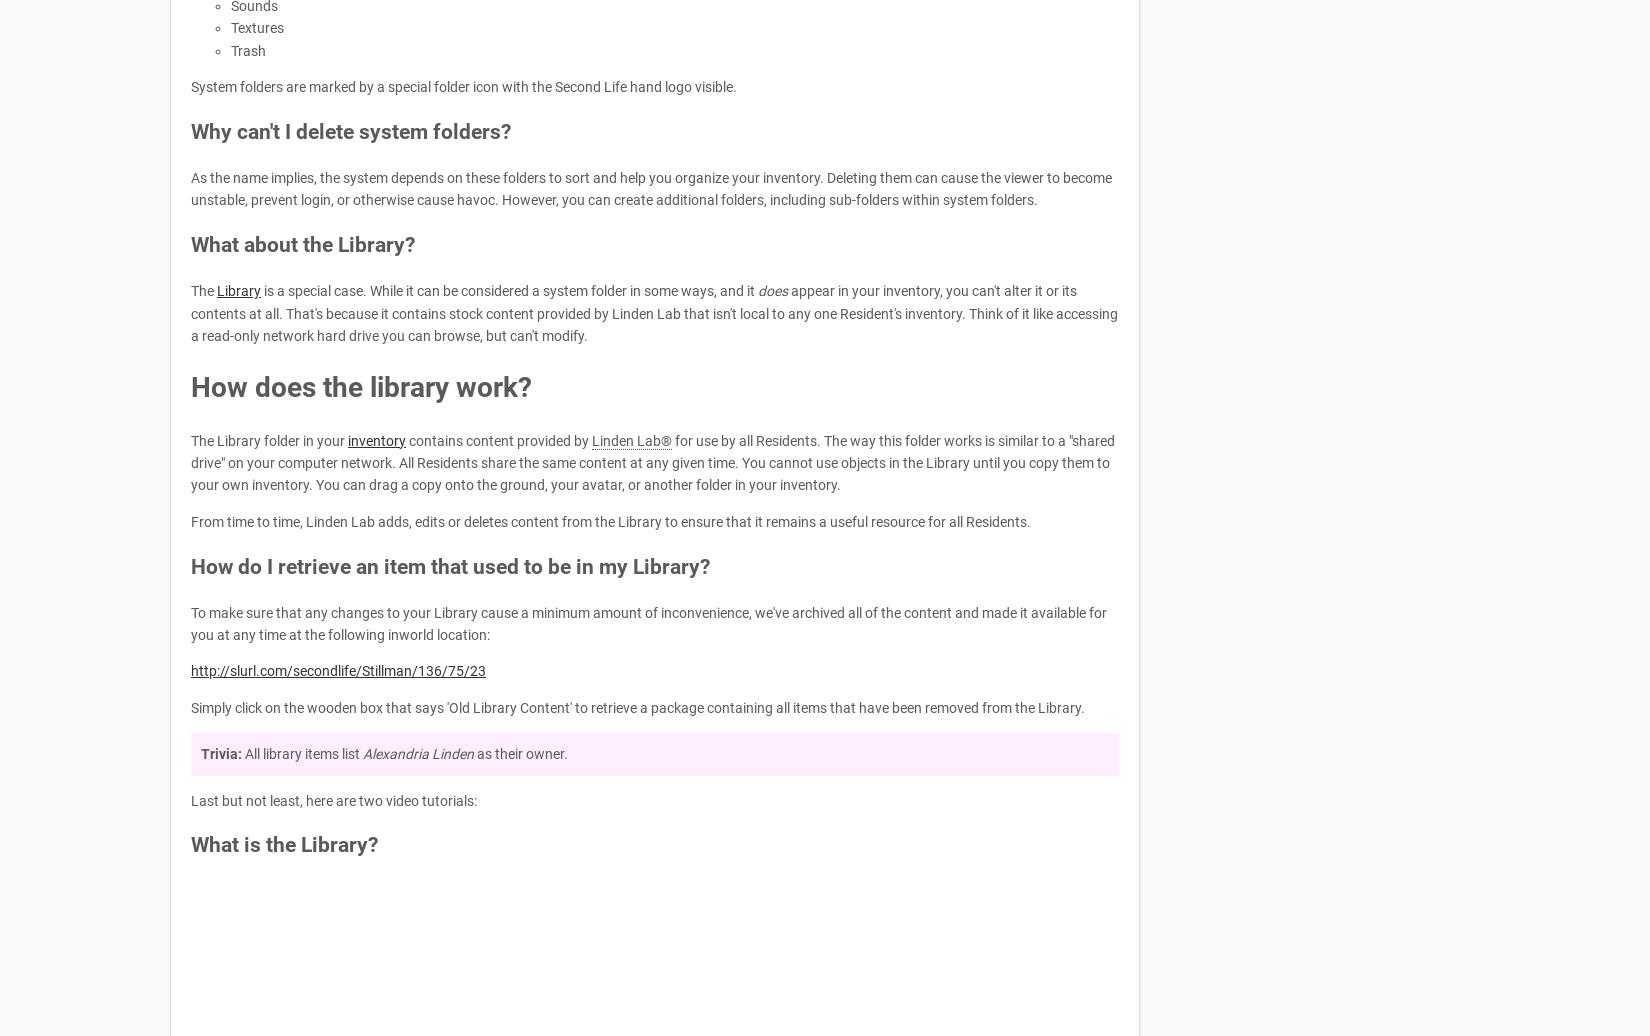  Describe the element at coordinates (191, 565) in the screenshot. I see `'How do I retrieve an item that used to be in my Library?'` at that location.